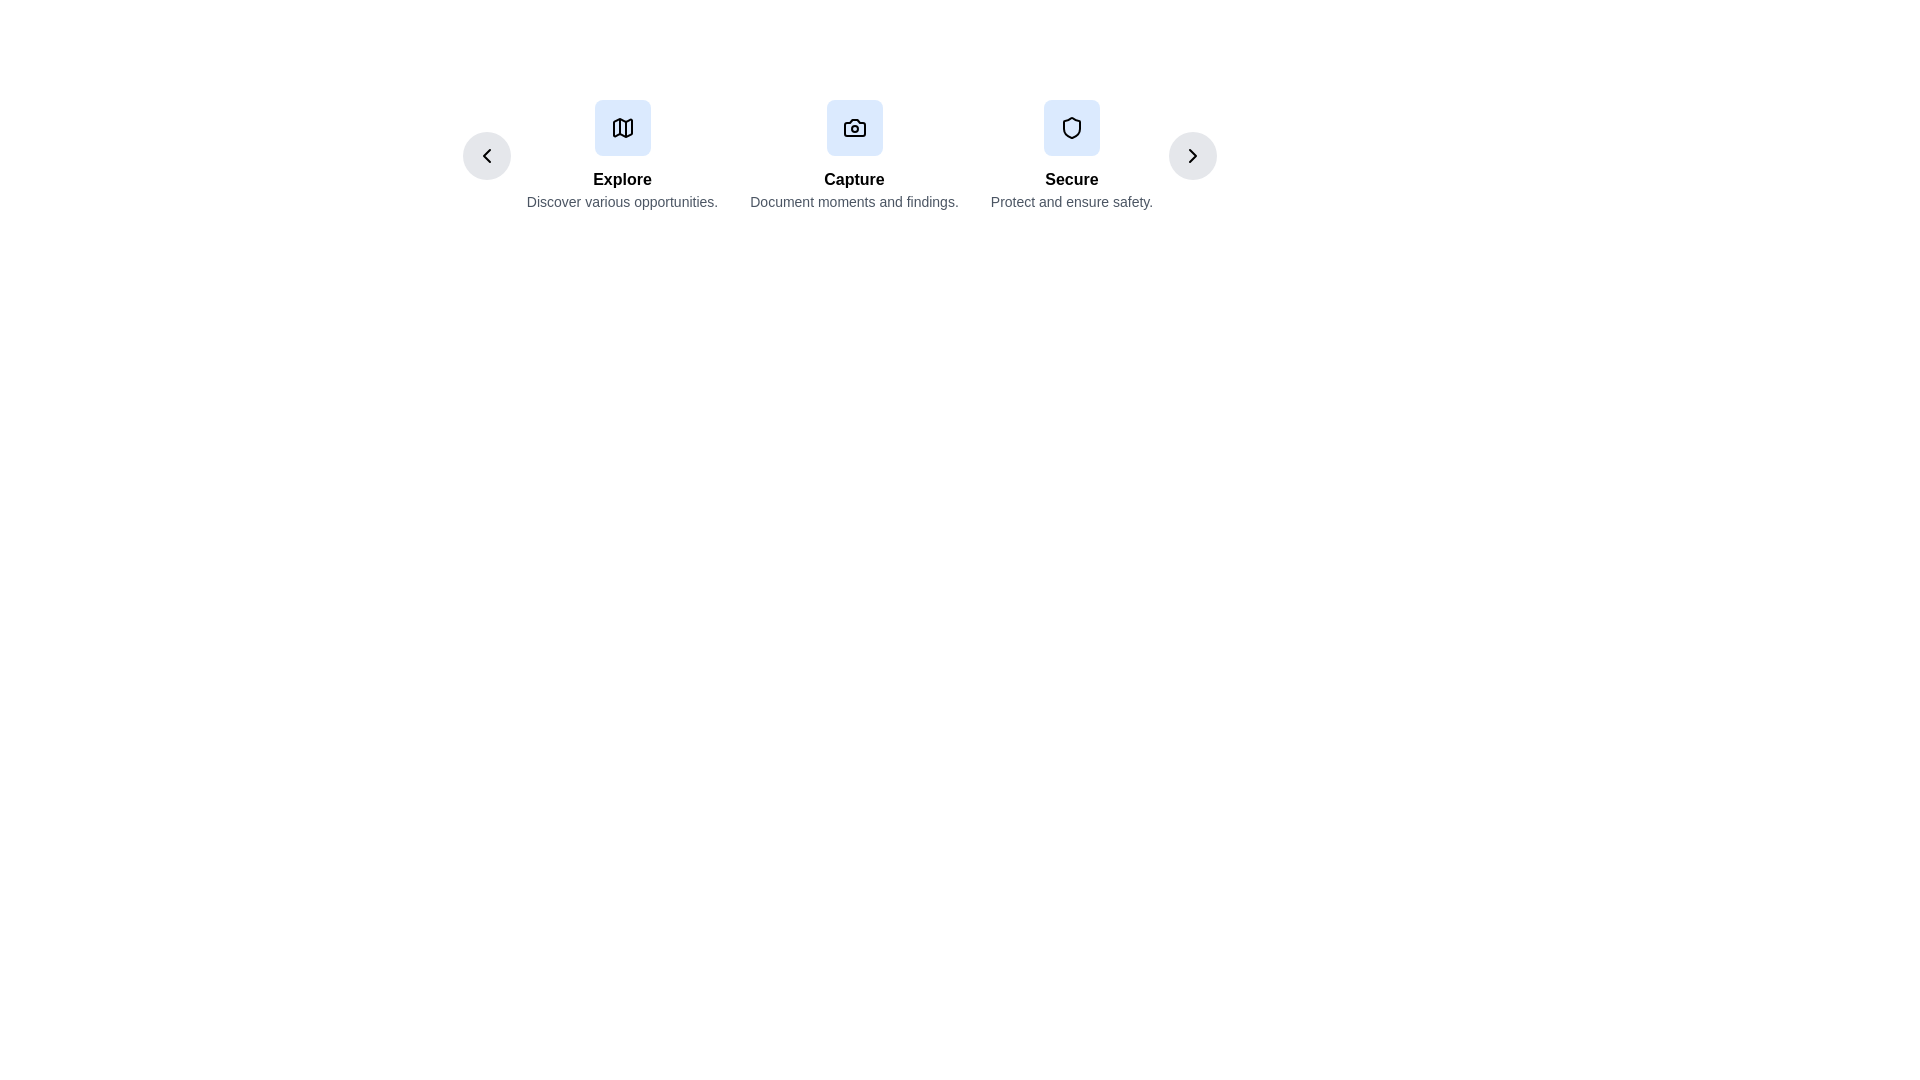  I want to click on the SVG Icon indicating an interactive mechanism for navigation located near the right edge of the interface adjacent to the 'Secure' label, so click(1193, 154).